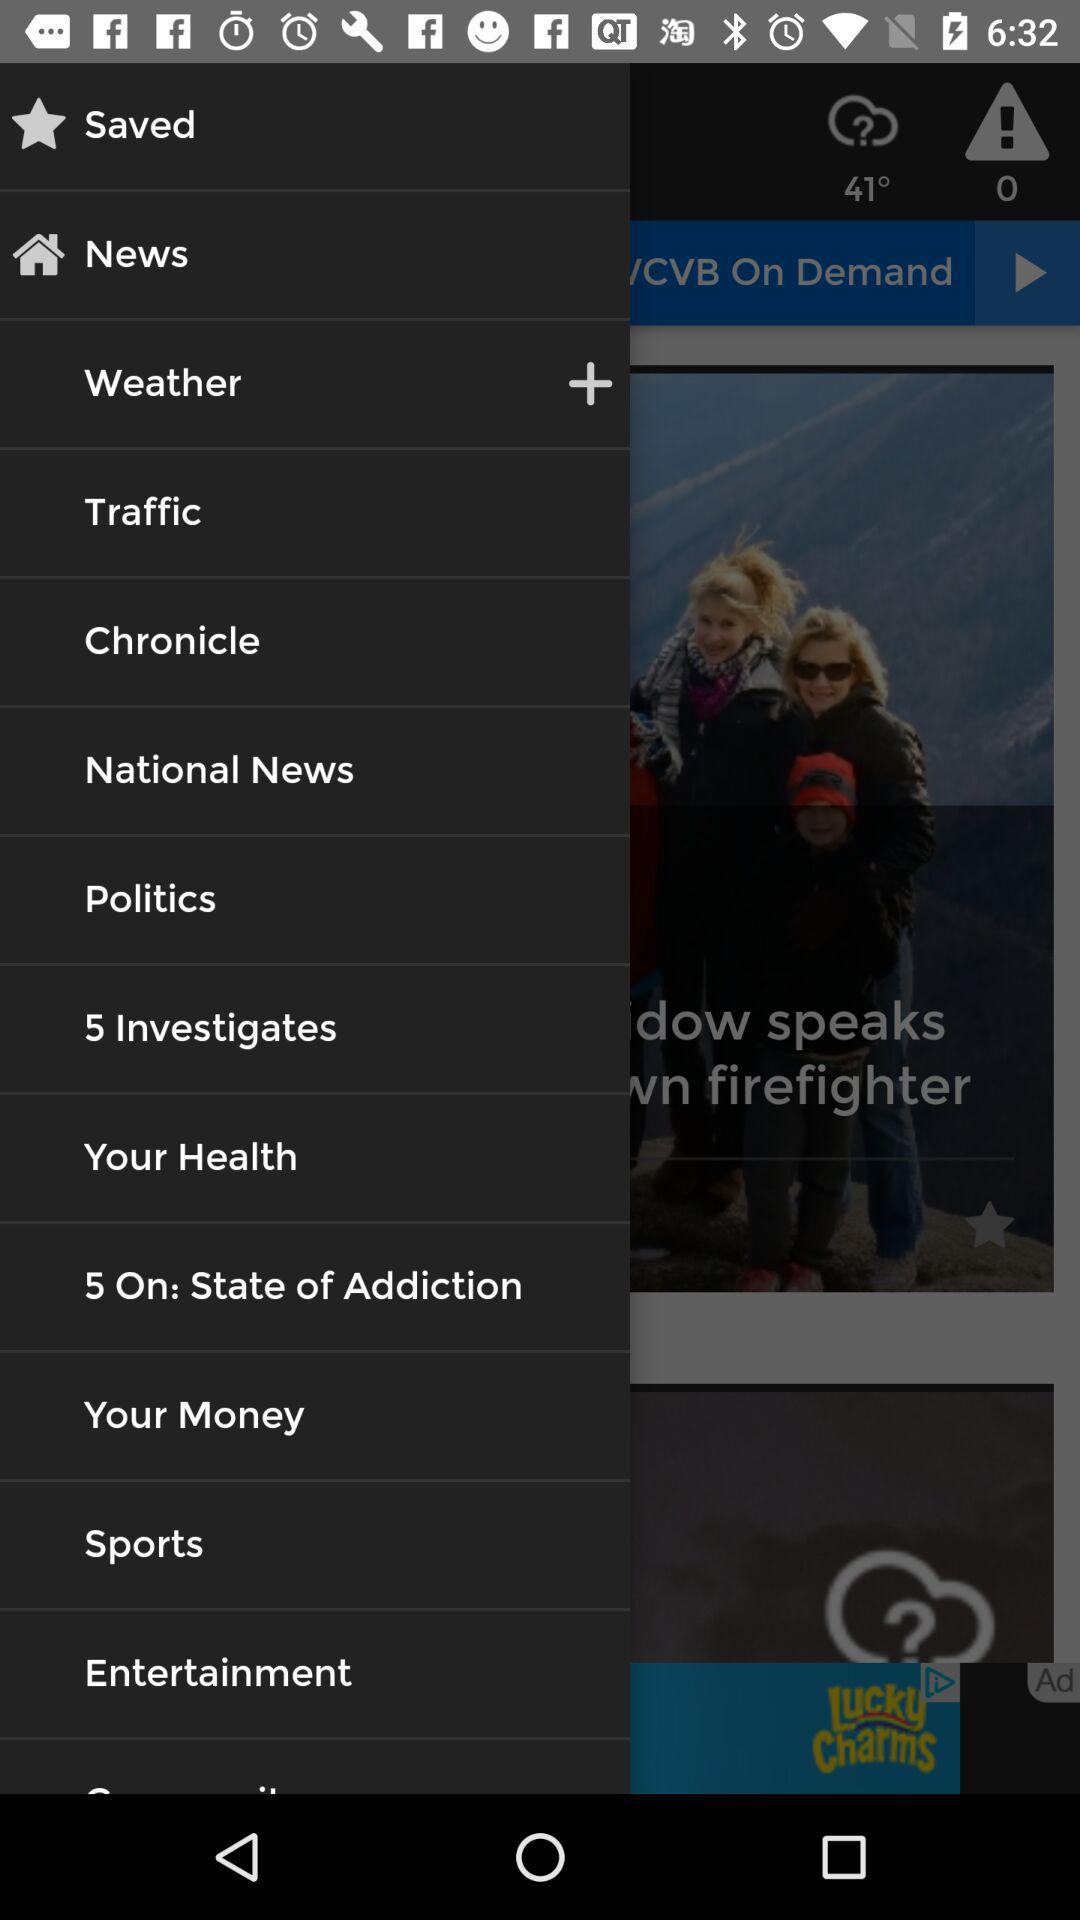  What do you see at coordinates (862, 119) in the screenshot?
I see `the icon which is above 41` at bounding box center [862, 119].